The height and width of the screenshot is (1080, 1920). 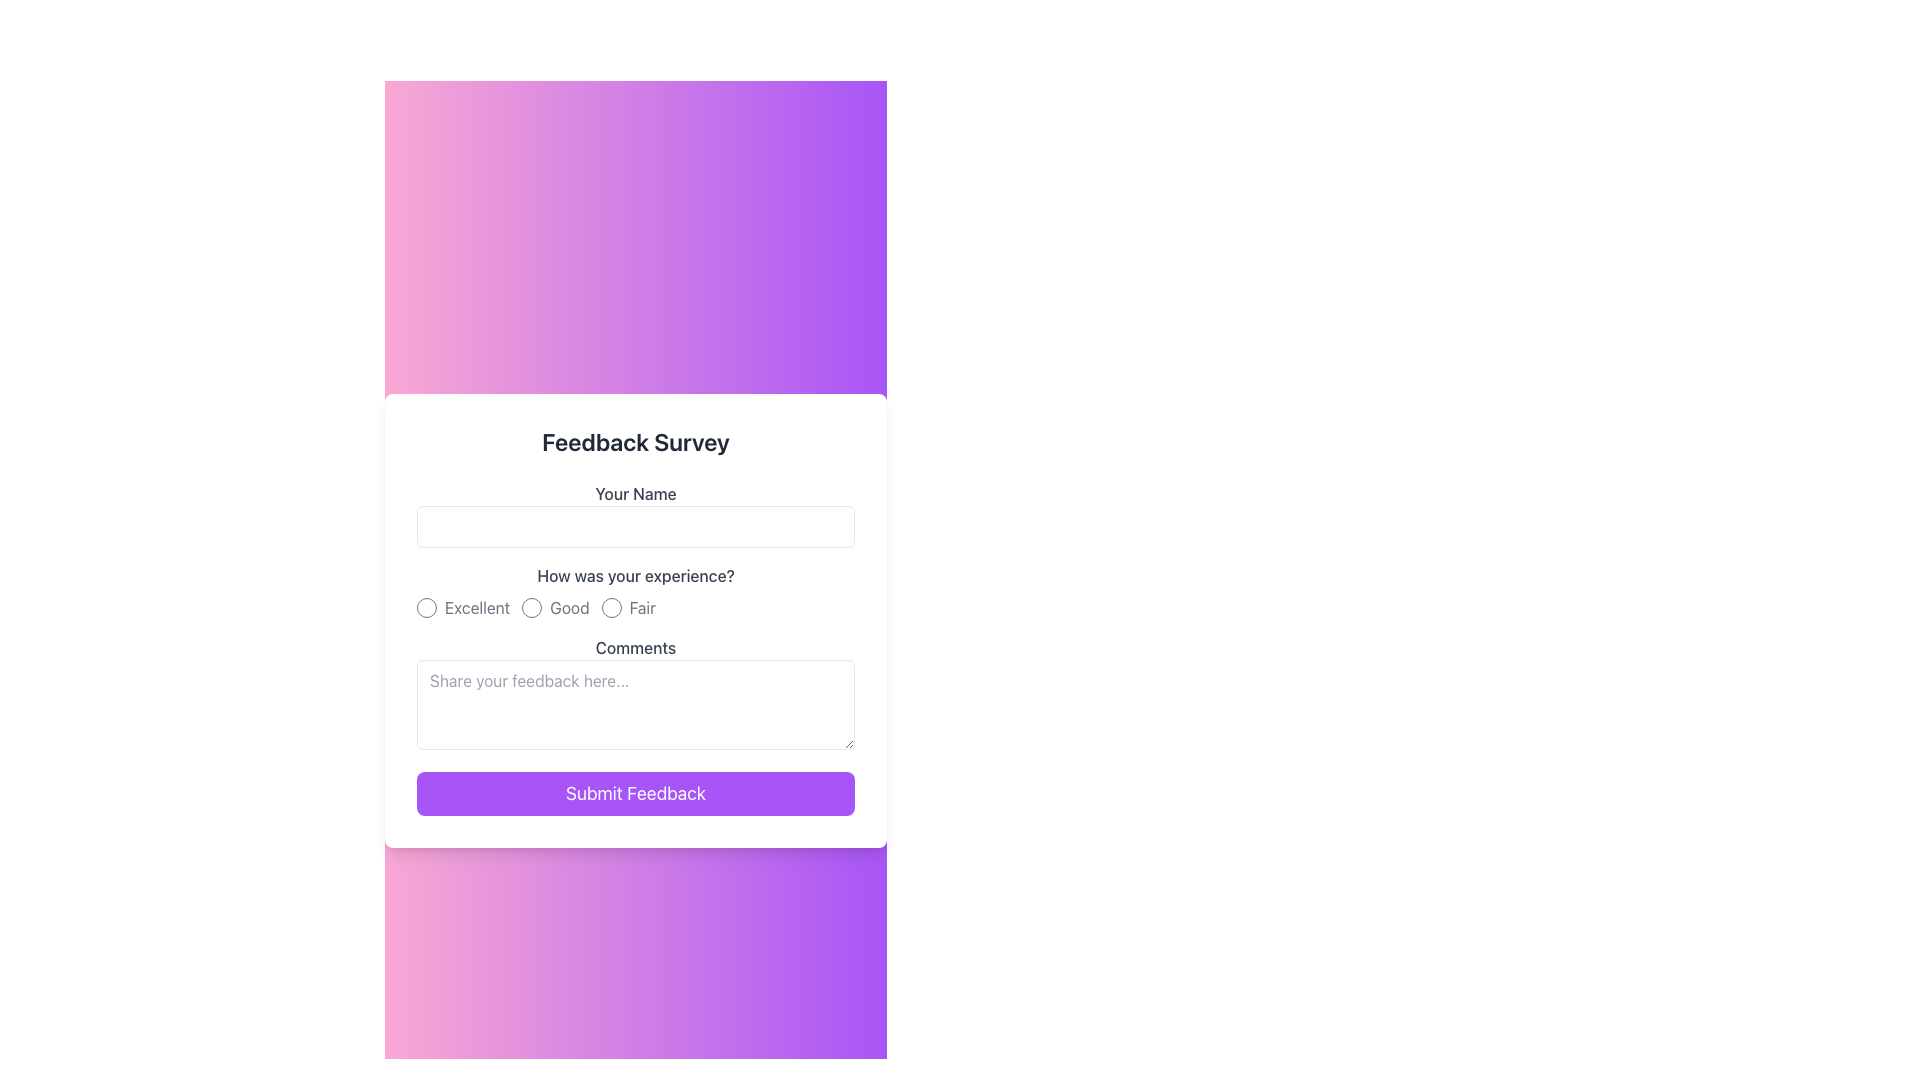 I want to click on the text label containing the word 'Fair', which is aligned to the right of its associated radio button under the question 'How was your experience?', so click(x=642, y=607).